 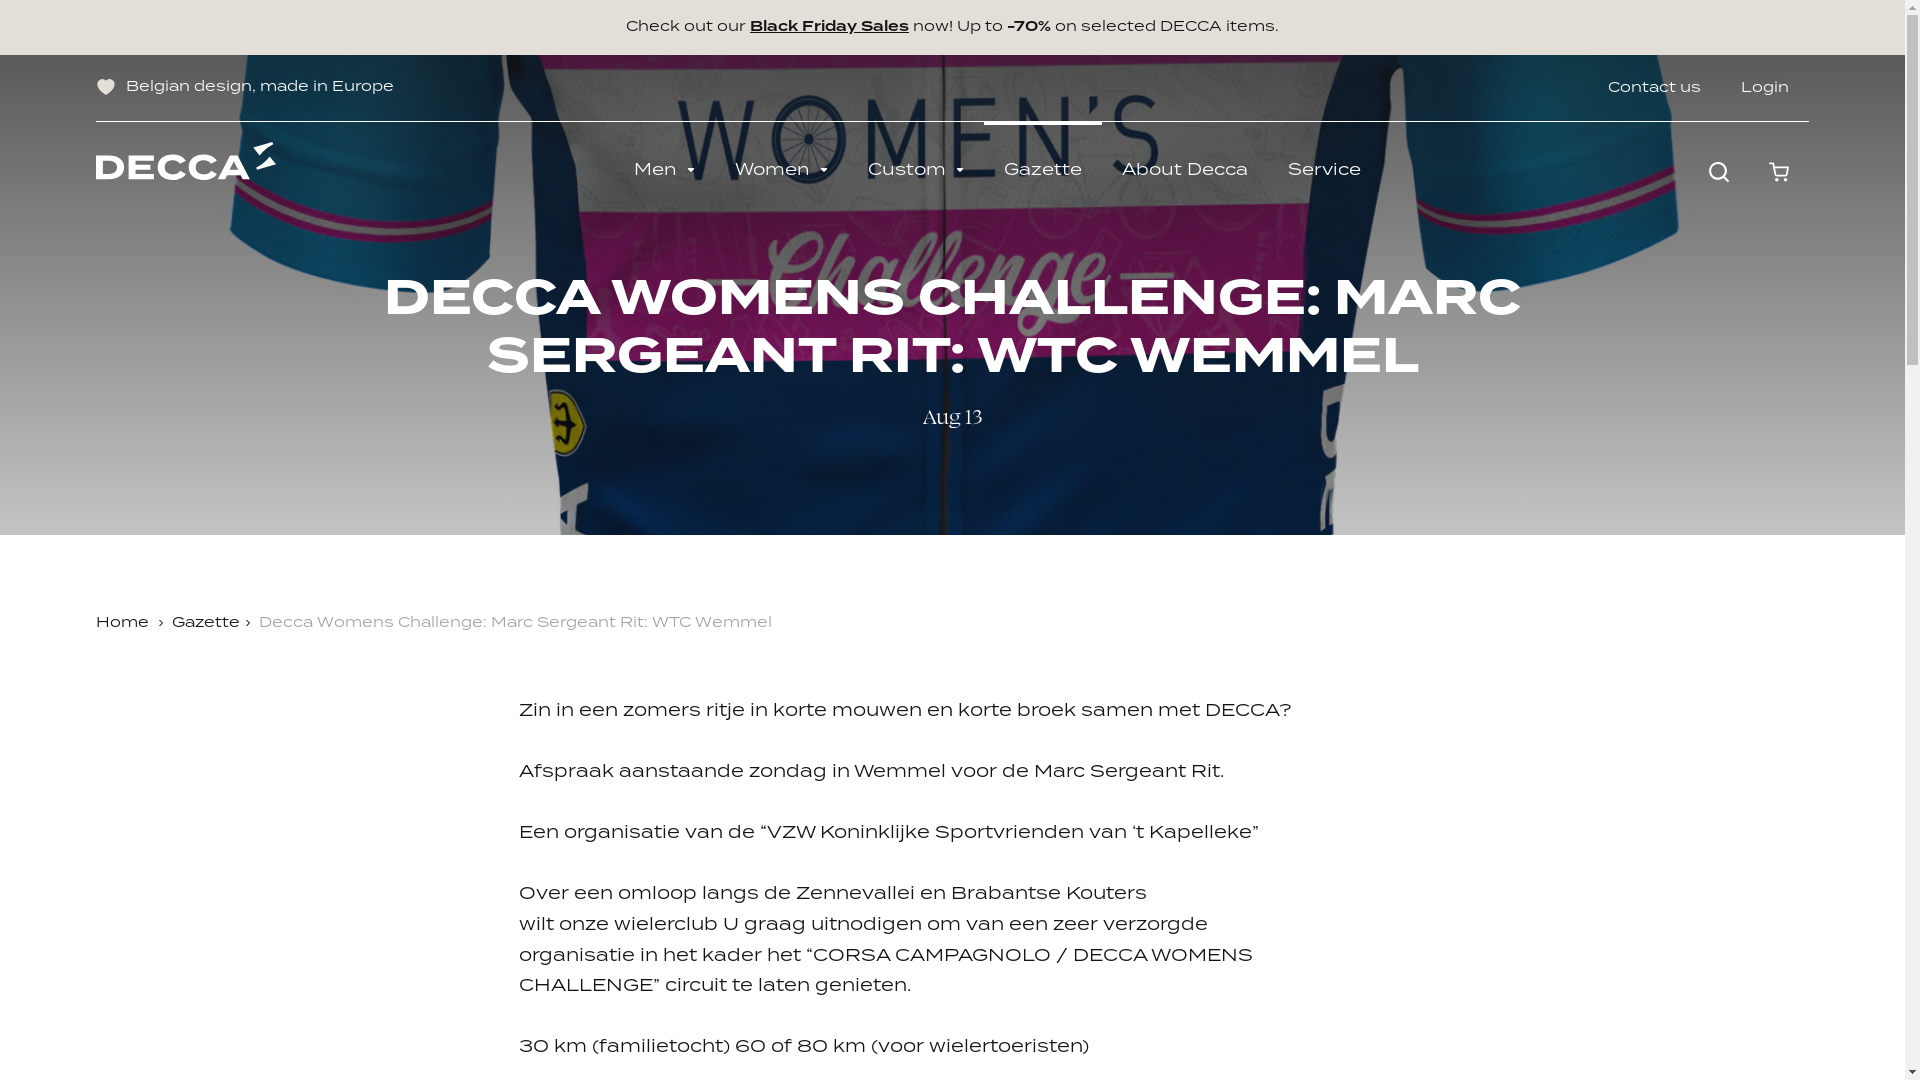 What do you see at coordinates (1747, 171) in the screenshot?
I see `'Cart'` at bounding box center [1747, 171].